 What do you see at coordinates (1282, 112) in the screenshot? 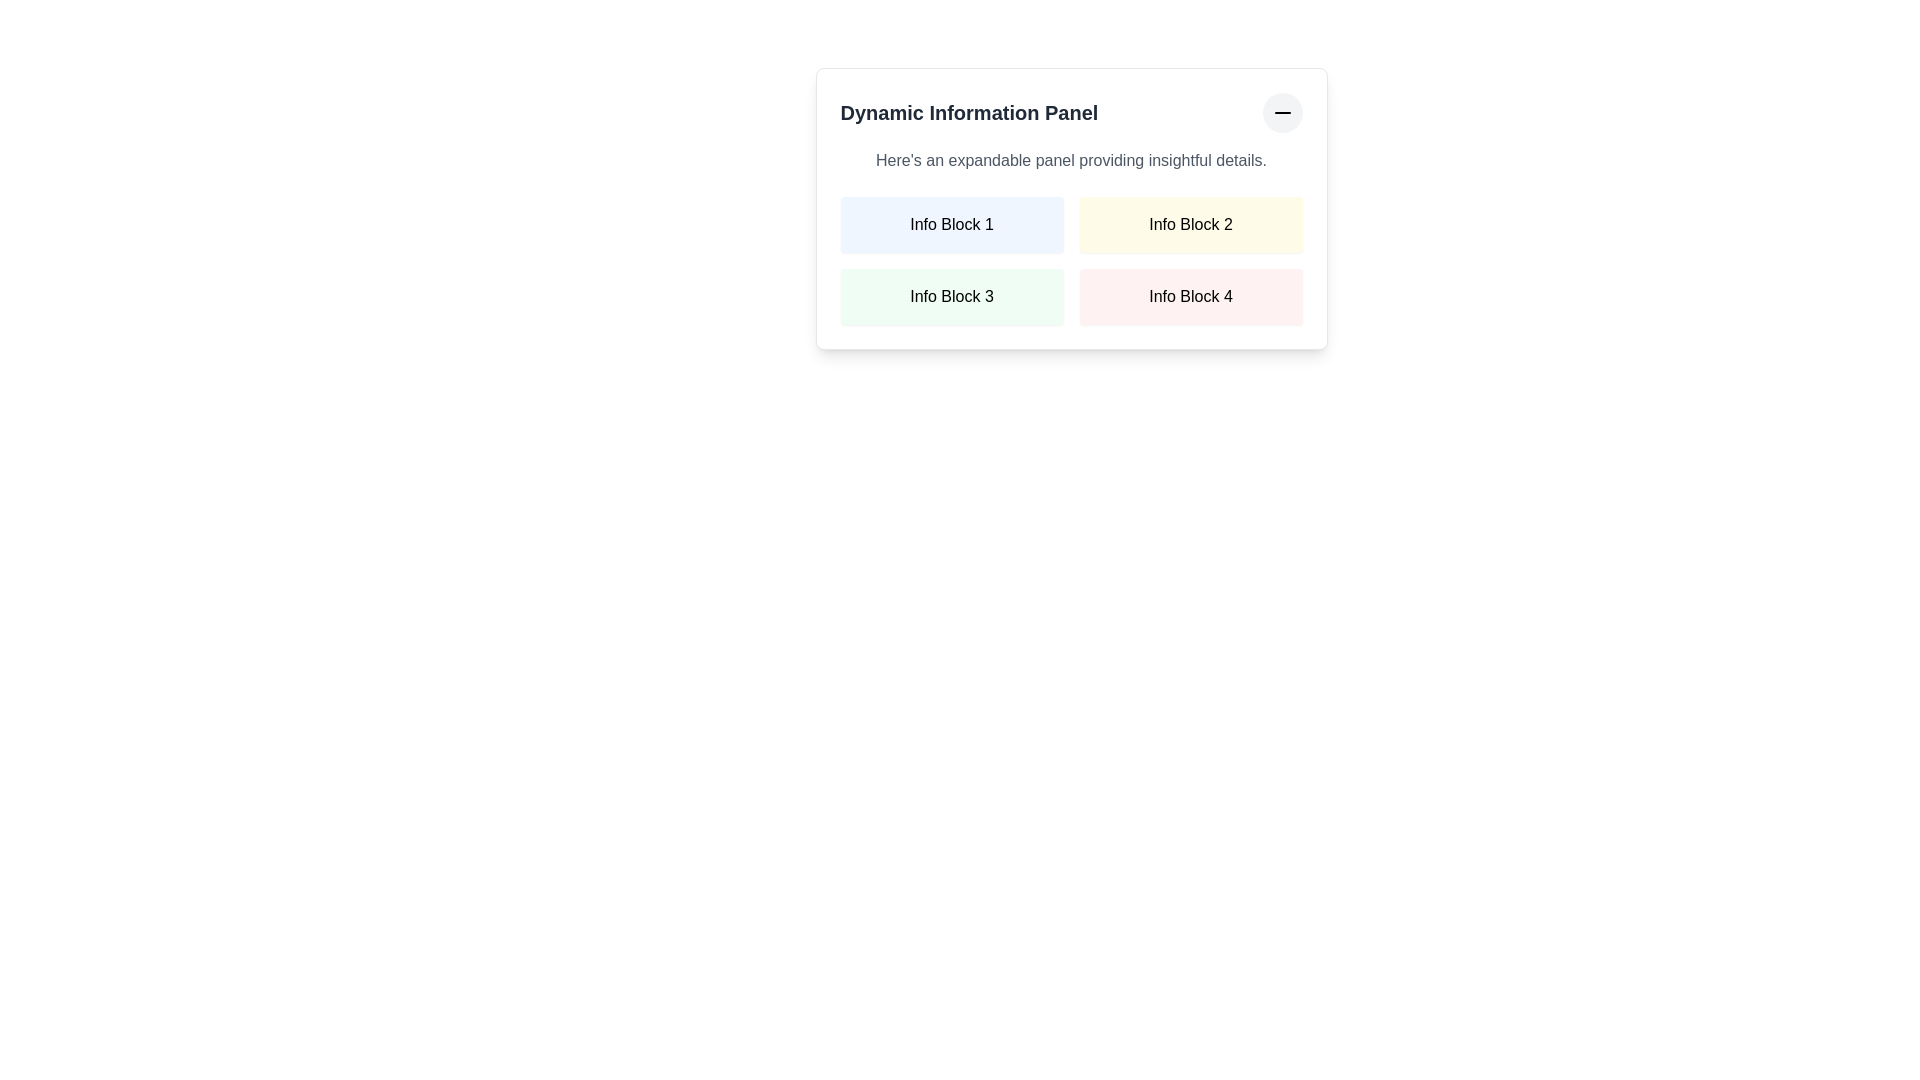
I see `the circular button with a light gray background and a horizontal black line in the center` at bounding box center [1282, 112].